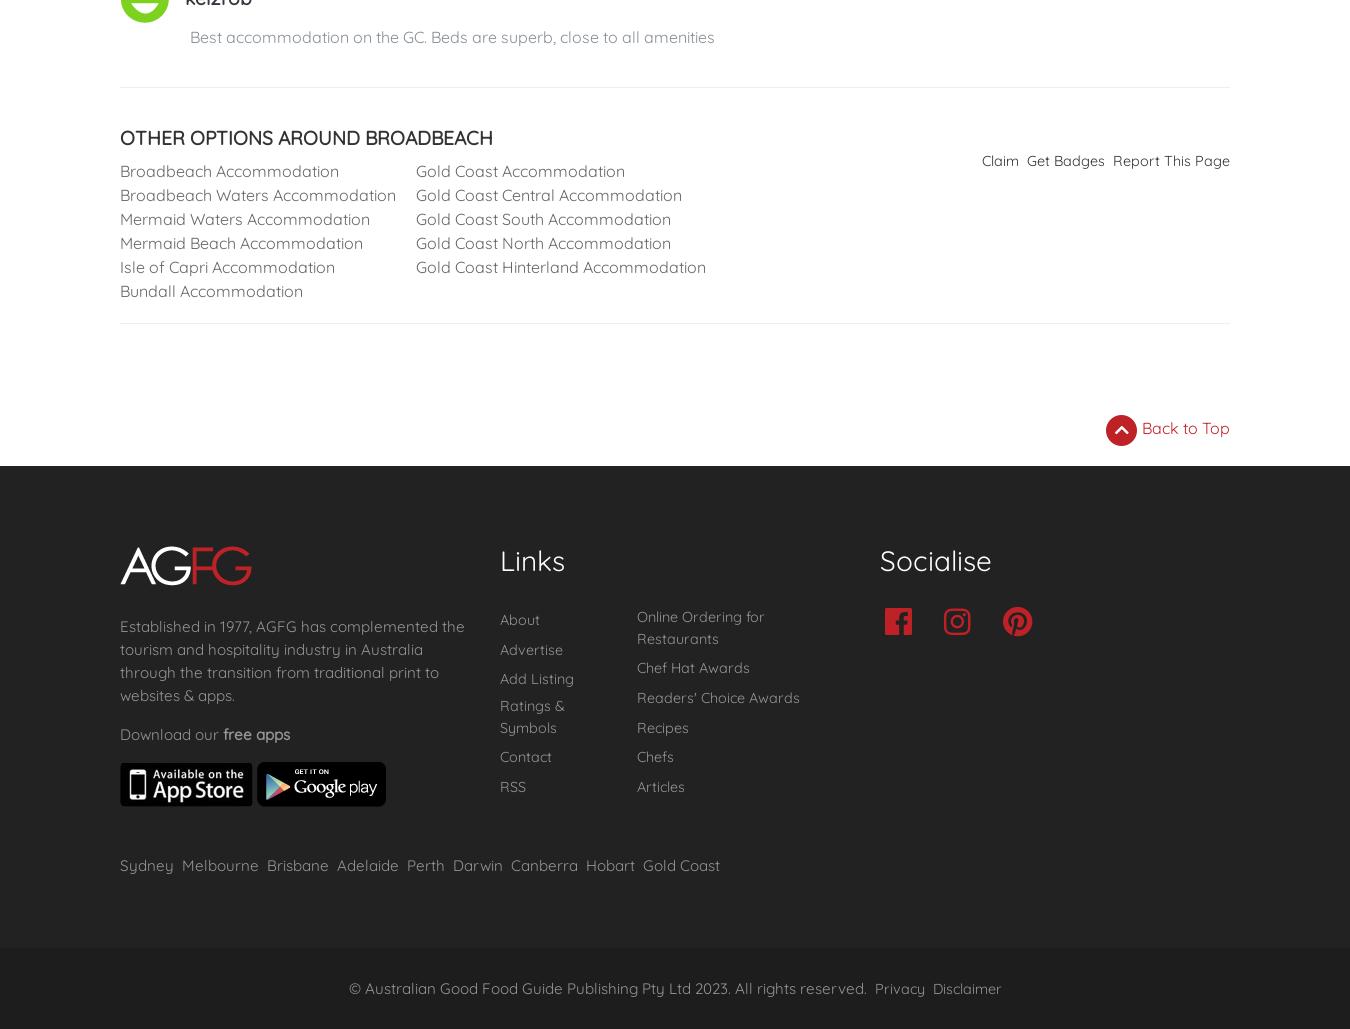 The height and width of the screenshot is (1029, 1350). Describe the element at coordinates (296, 864) in the screenshot. I see `'Brisbane'` at that location.